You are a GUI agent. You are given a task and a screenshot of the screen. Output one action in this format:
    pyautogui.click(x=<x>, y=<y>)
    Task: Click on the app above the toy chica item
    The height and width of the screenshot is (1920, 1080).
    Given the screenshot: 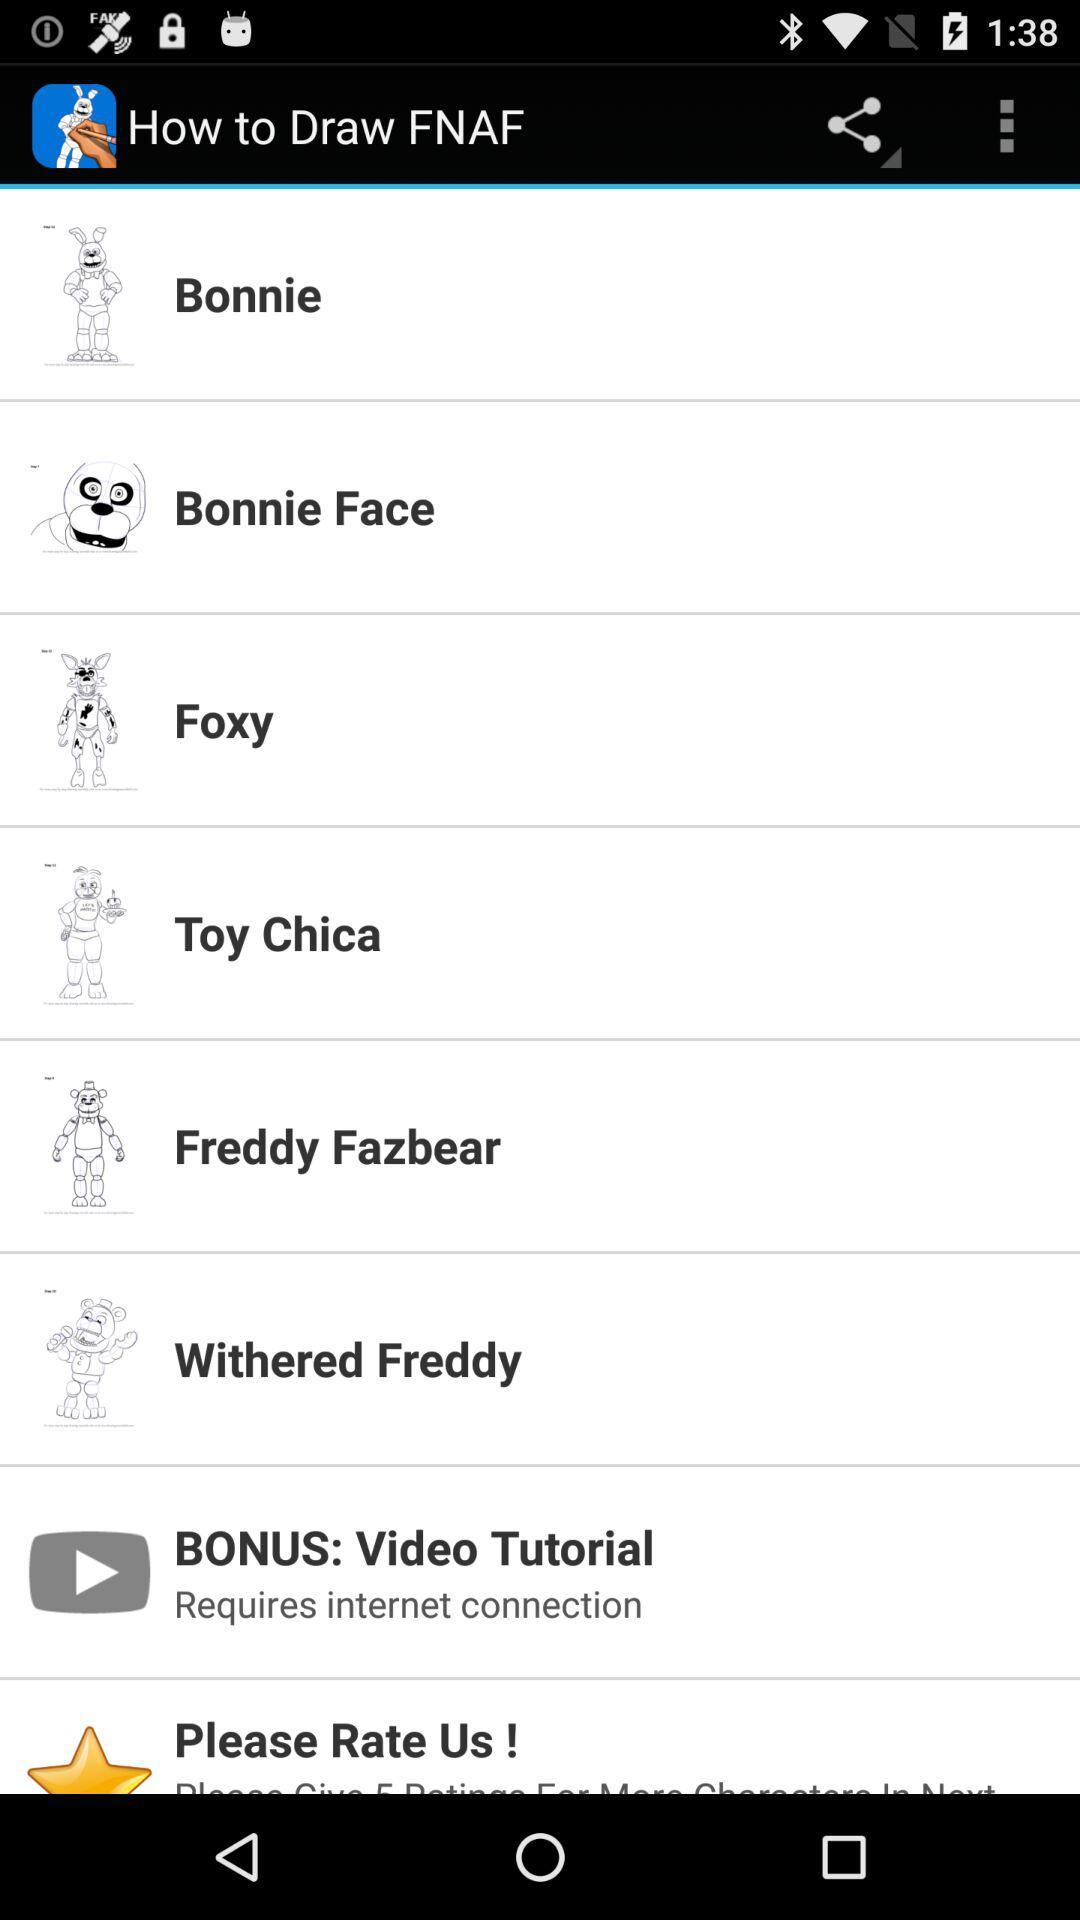 What is the action you would take?
    pyautogui.click(x=613, y=719)
    